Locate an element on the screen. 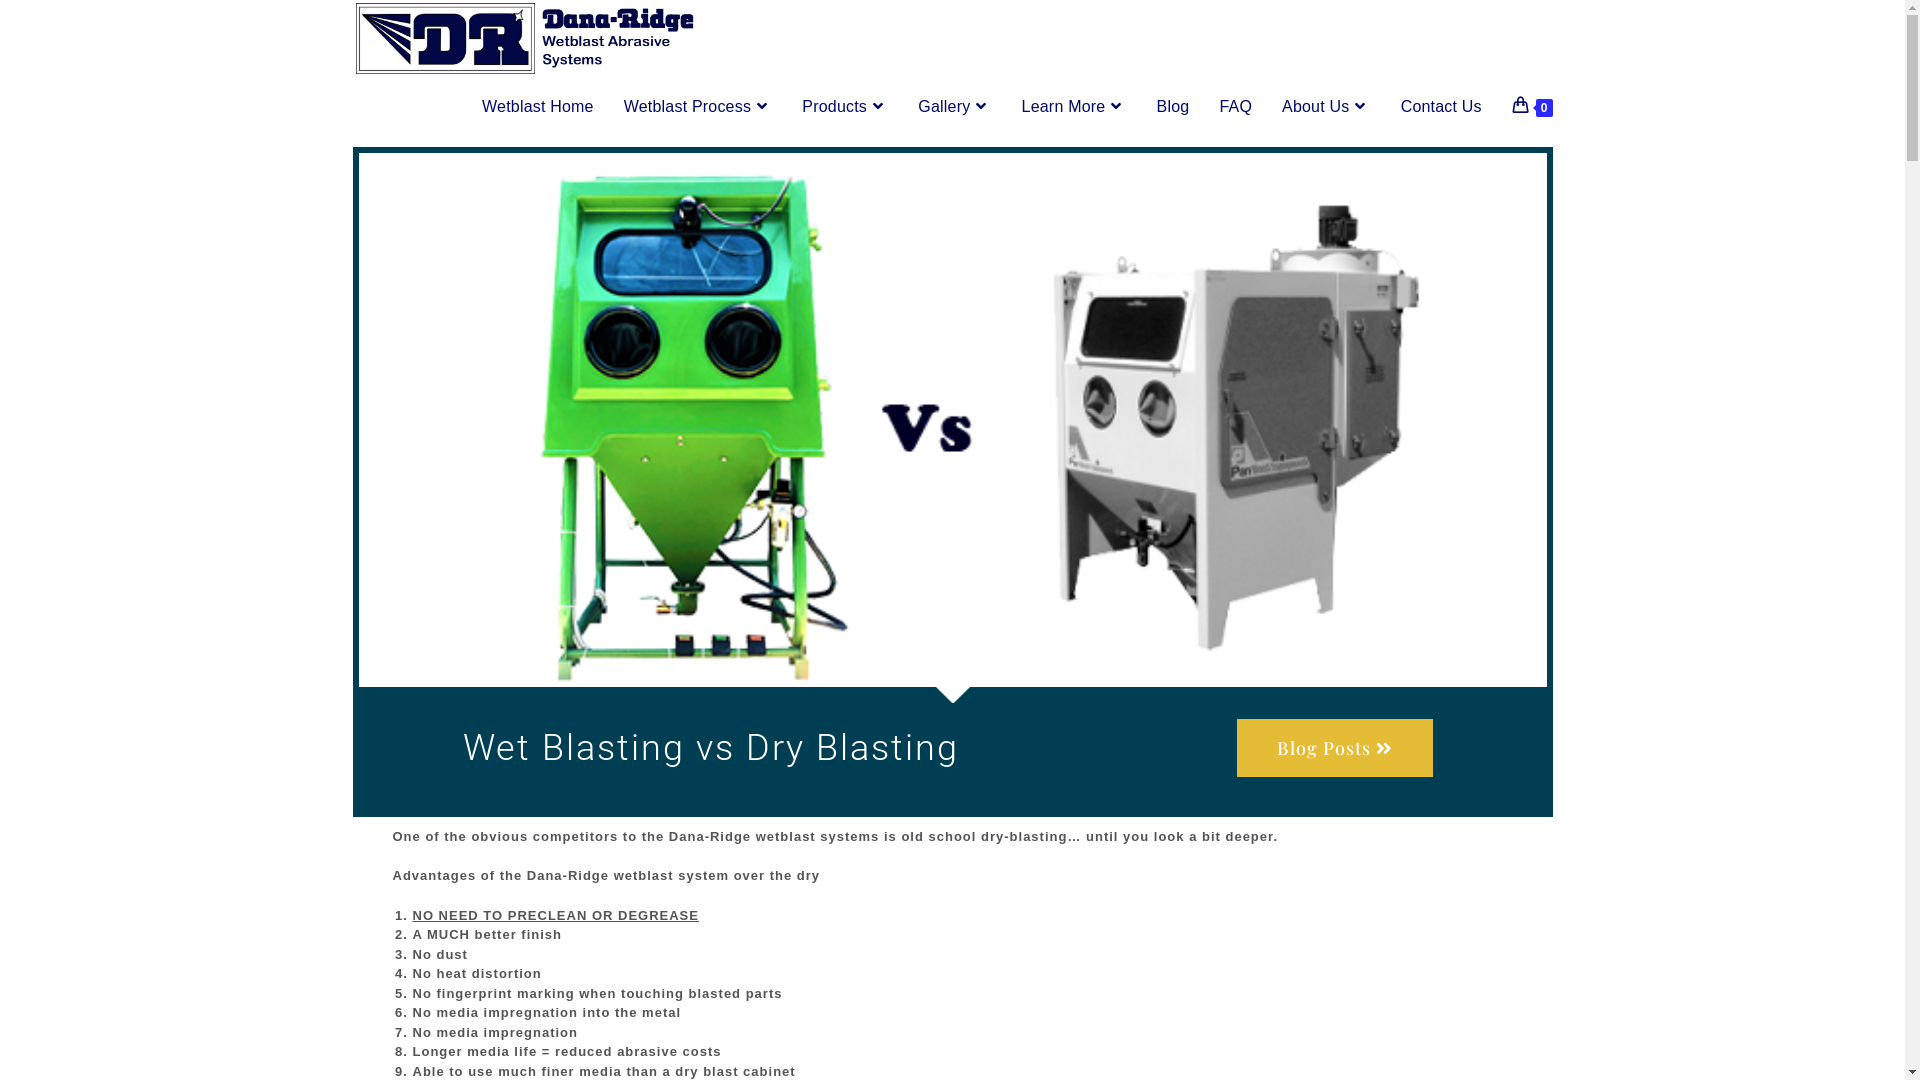 The image size is (1920, 1080). 'Products' is located at coordinates (844, 107).